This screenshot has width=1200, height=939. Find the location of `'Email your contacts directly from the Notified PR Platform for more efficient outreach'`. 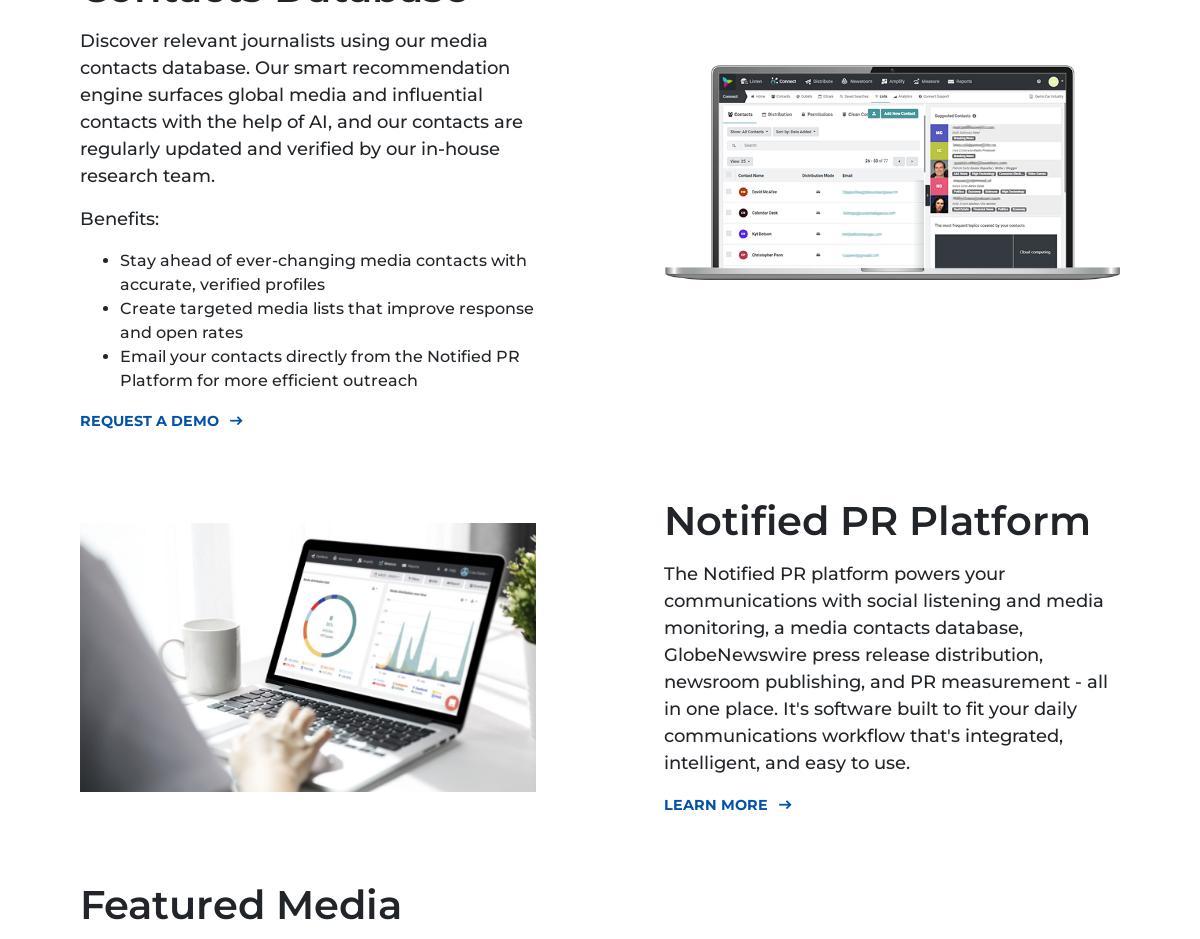

'Email your contacts directly from the Notified PR Platform for more efficient outreach' is located at coordinates (320, 368).